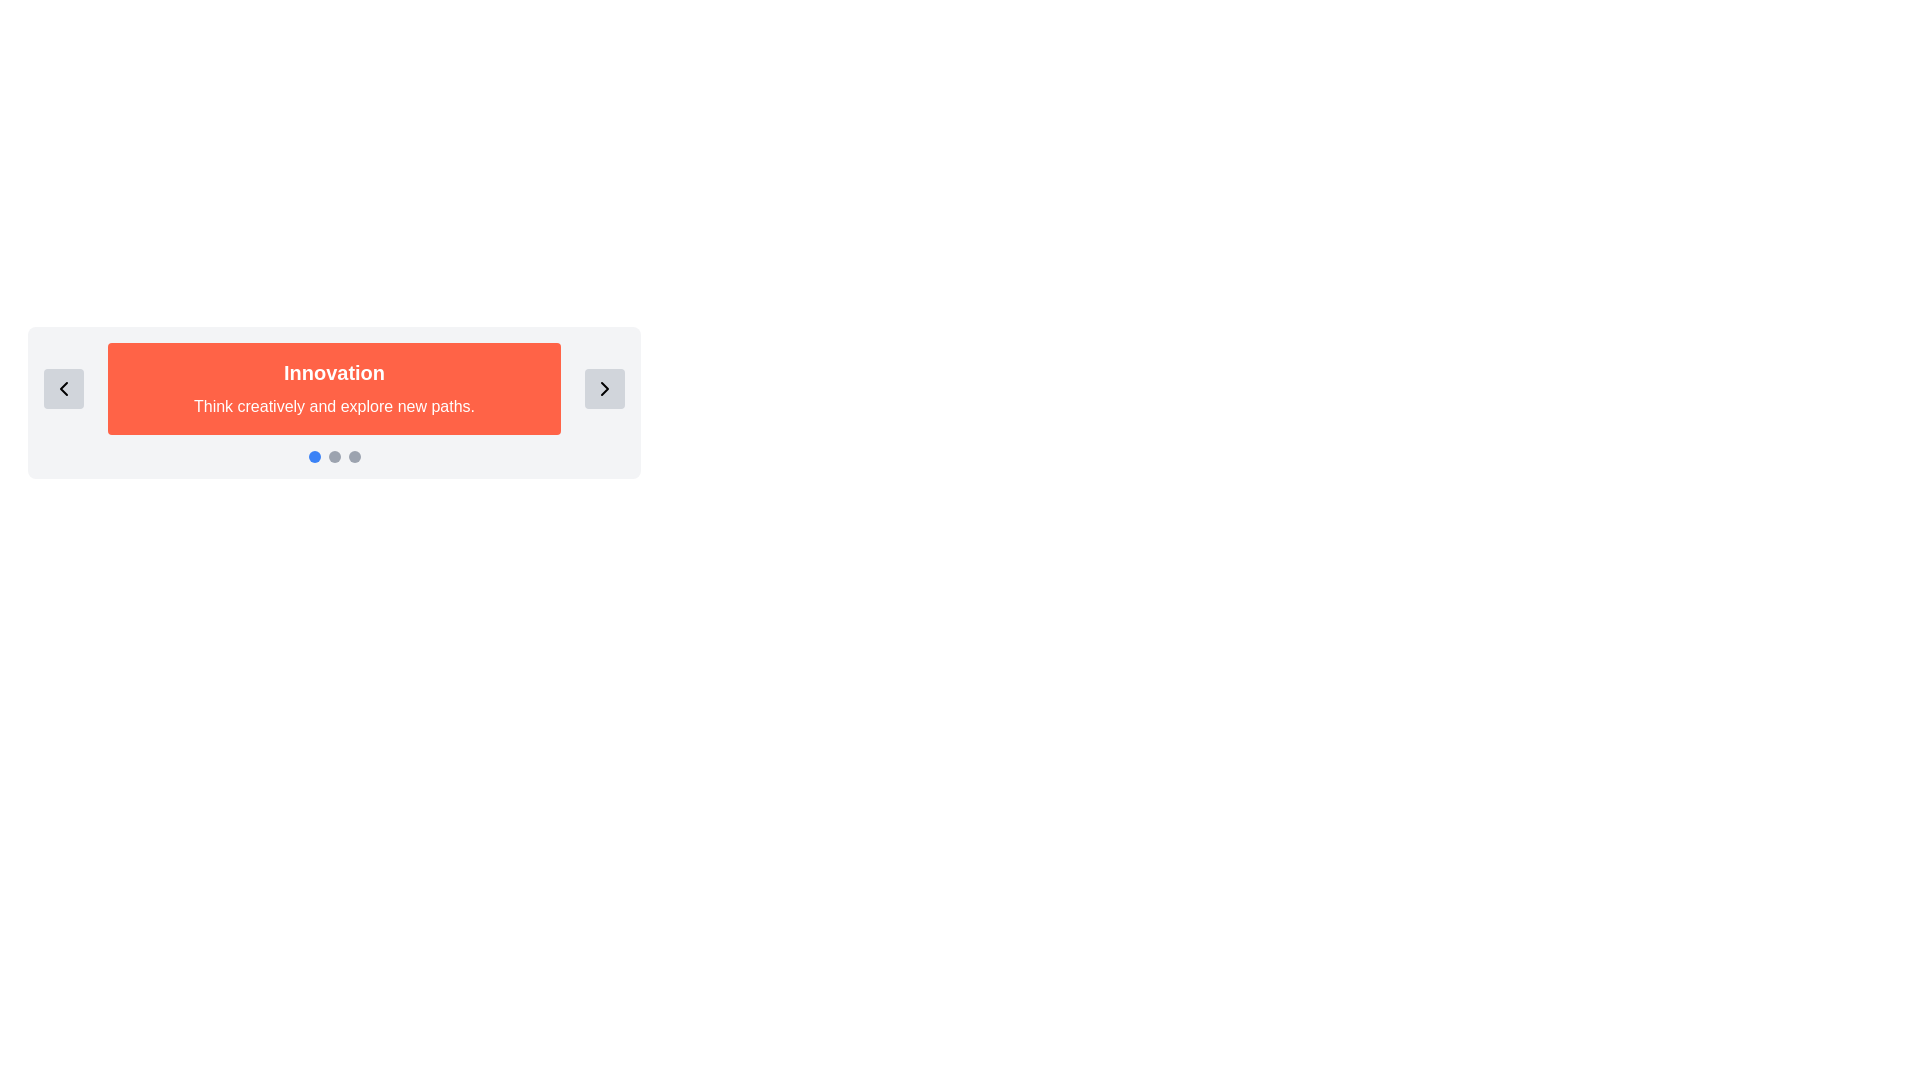  I want to click on the right-facing chevron icon on the 'Innovation' button, which has a prominent red section and is located above pagination indicators, so click(603, 389).